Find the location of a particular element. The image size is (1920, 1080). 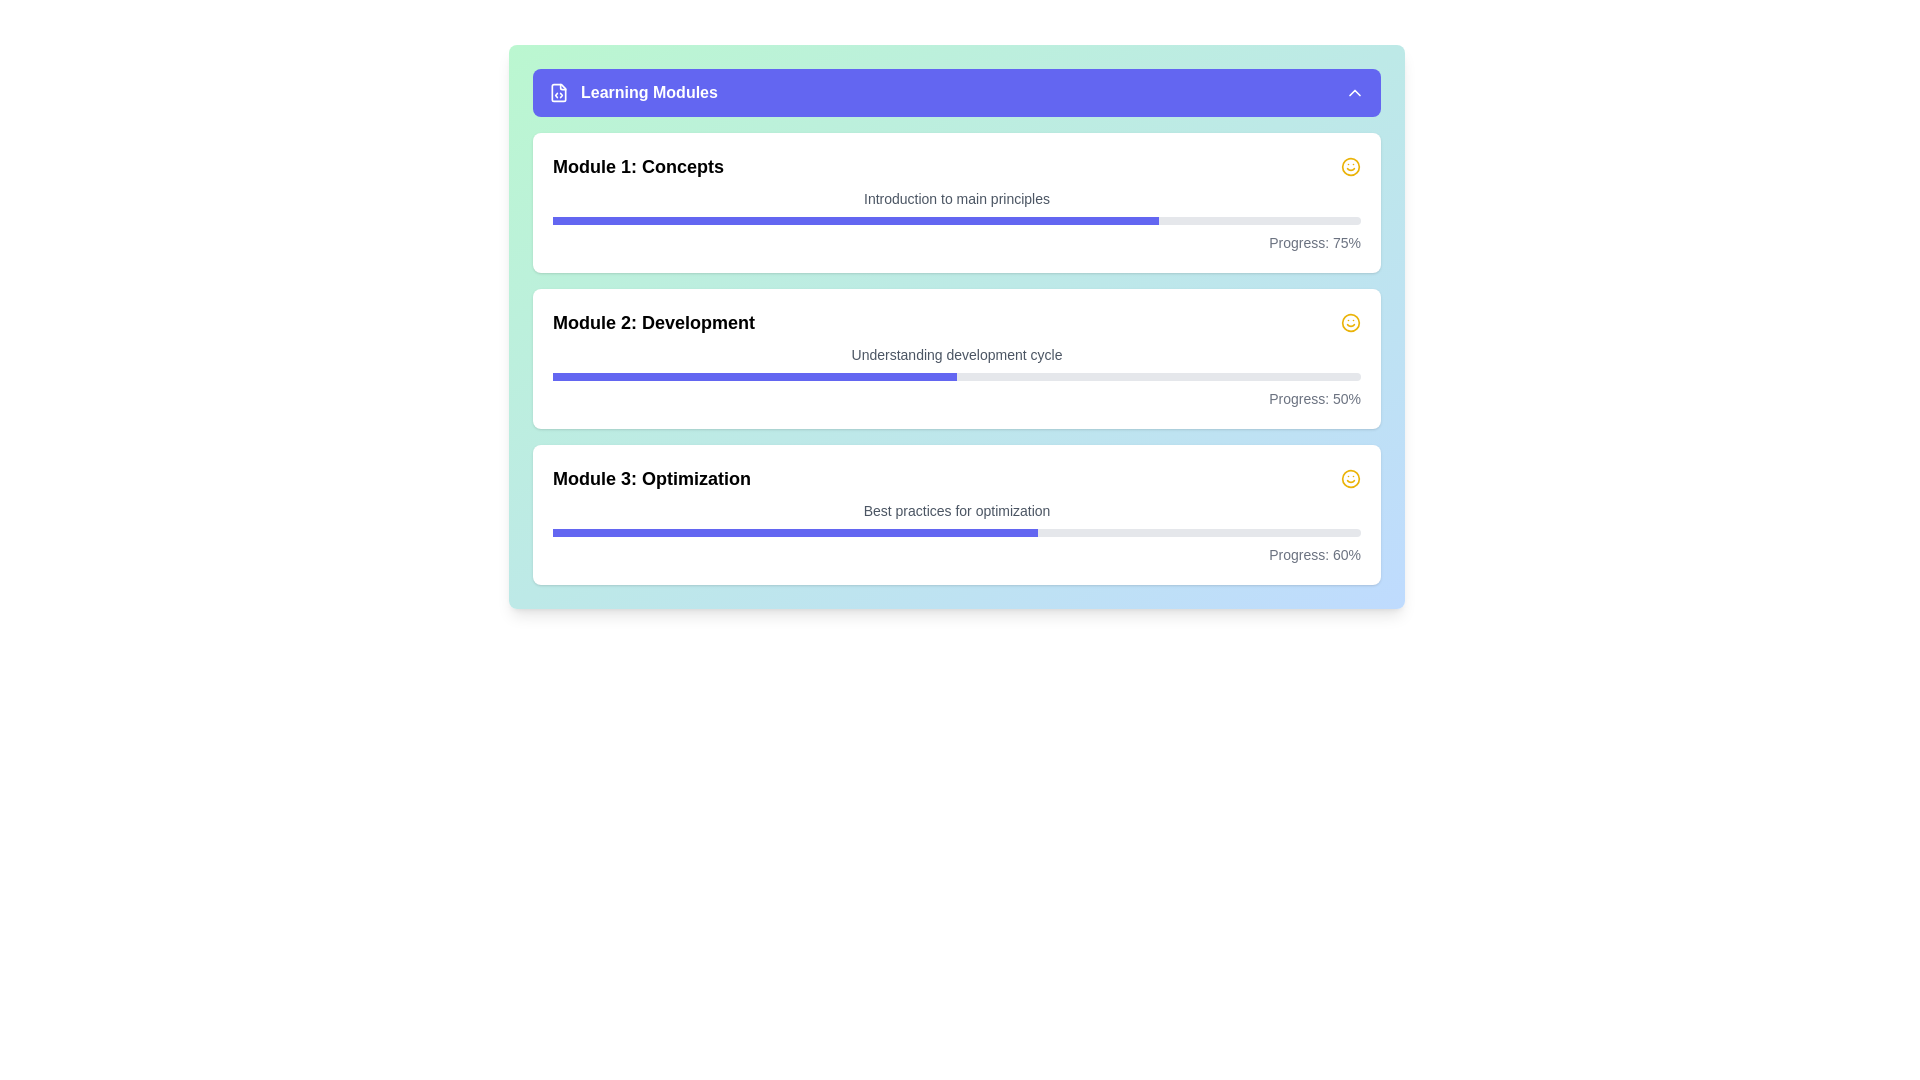

the circular smiley face icon located on the far-right side of the 'Module 2: Development' area is located at coordinates (1350, 322).